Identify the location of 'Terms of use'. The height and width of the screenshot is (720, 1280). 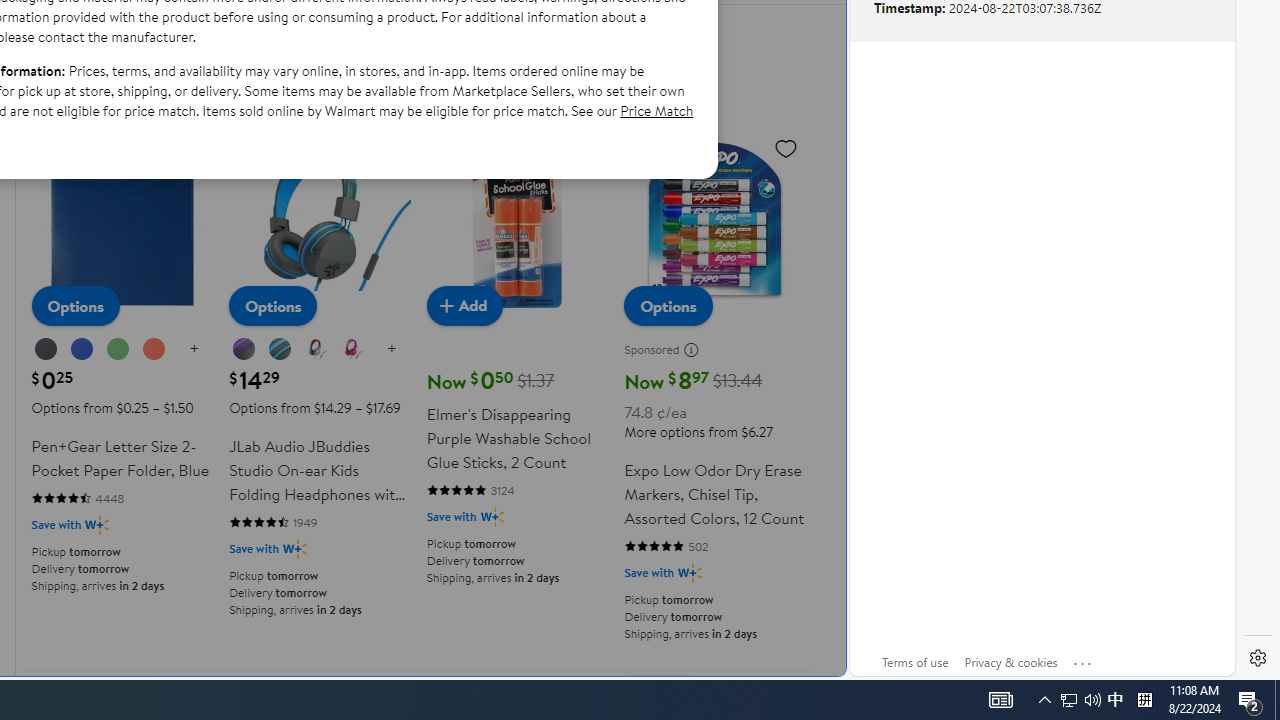
(914, 662).